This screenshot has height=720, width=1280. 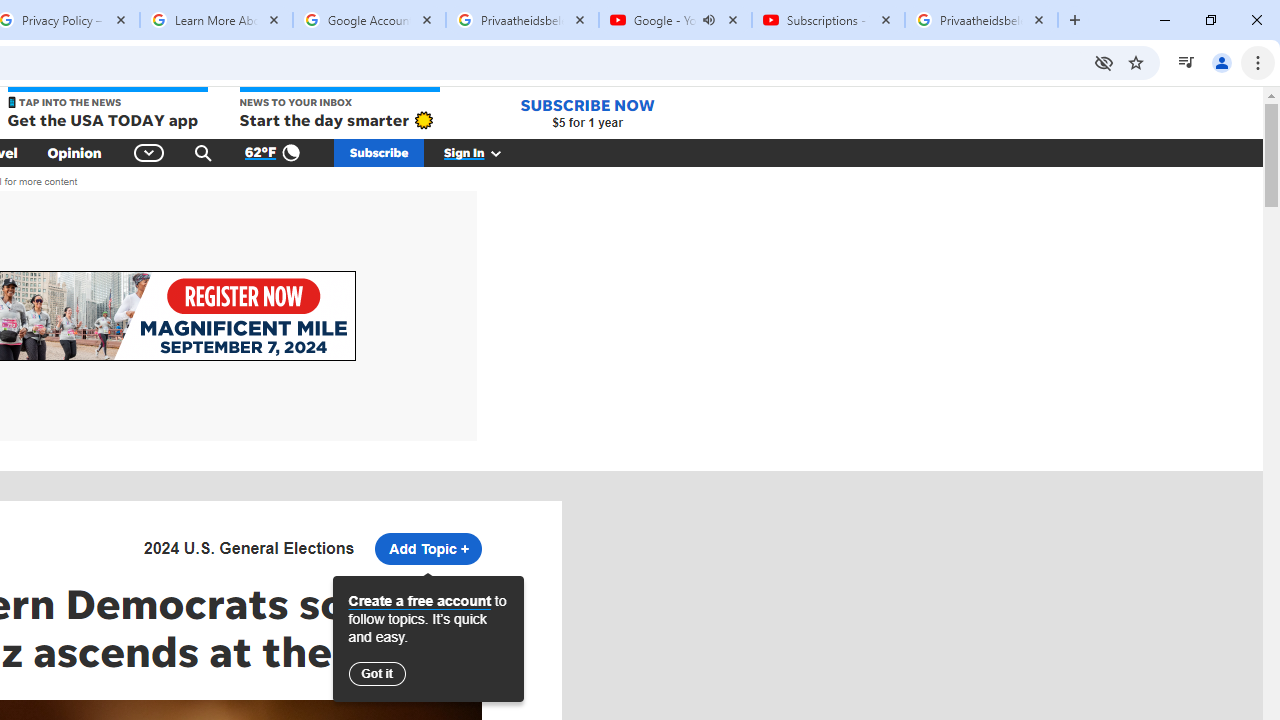 I want to click on 'Create a free account', so click(x=418, y=600).